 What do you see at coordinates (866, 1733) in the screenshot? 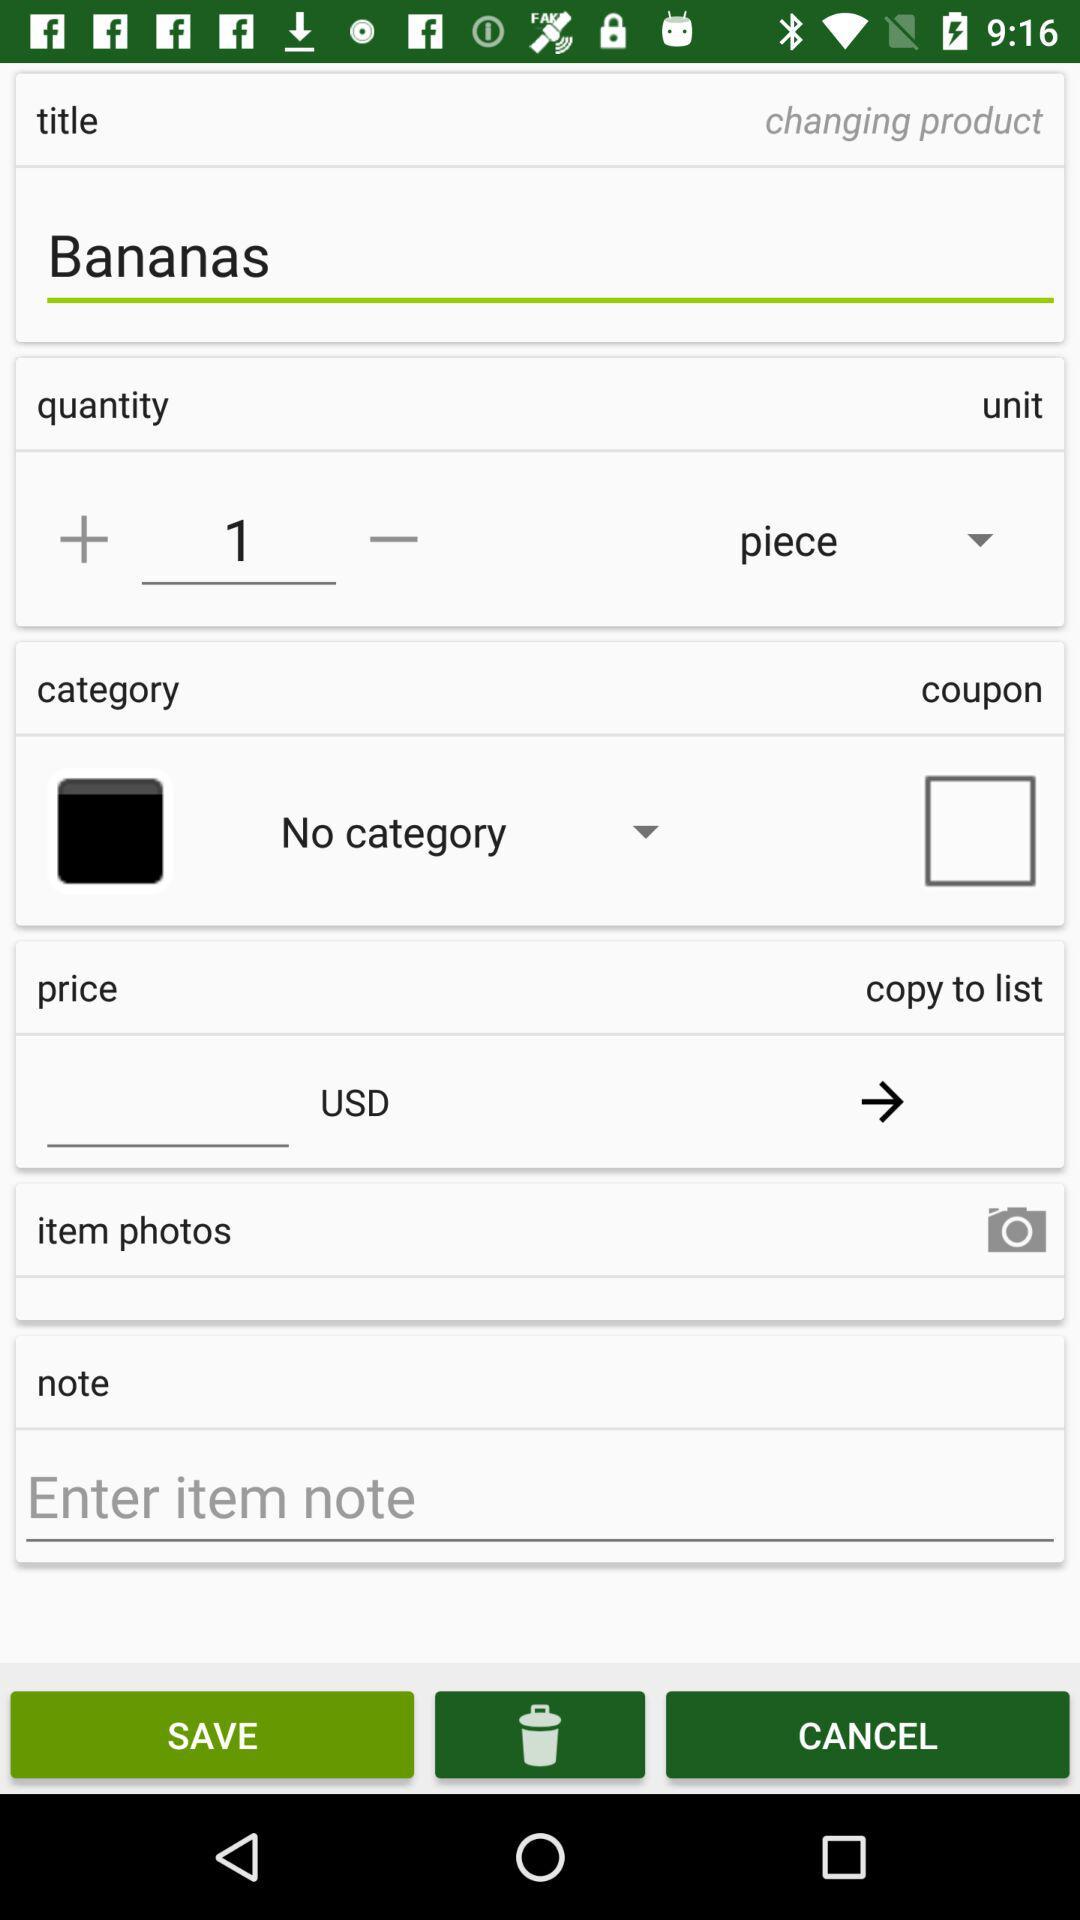
I see `item at the bottom right corner` at bounding box center [866, 1733].